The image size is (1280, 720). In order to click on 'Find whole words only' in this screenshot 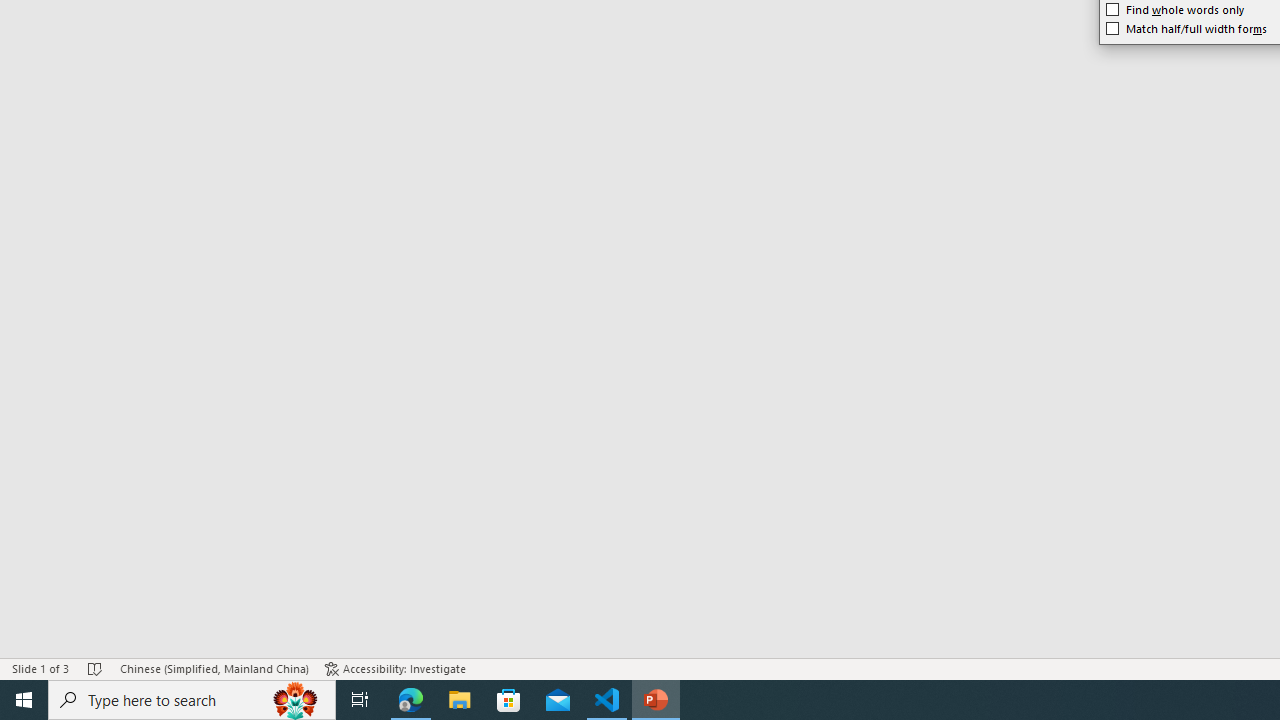, I will do `click(1175, 10)`.